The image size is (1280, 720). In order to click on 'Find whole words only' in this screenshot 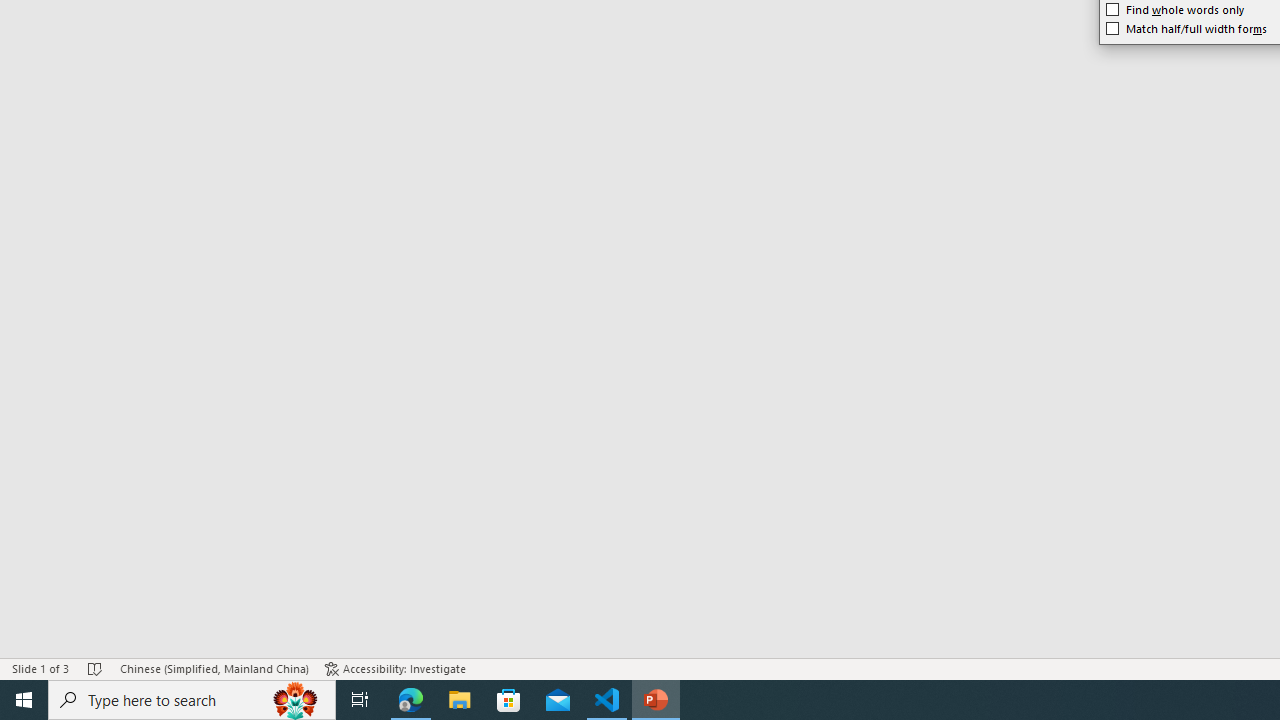, I will do `click(1175, 10)`.